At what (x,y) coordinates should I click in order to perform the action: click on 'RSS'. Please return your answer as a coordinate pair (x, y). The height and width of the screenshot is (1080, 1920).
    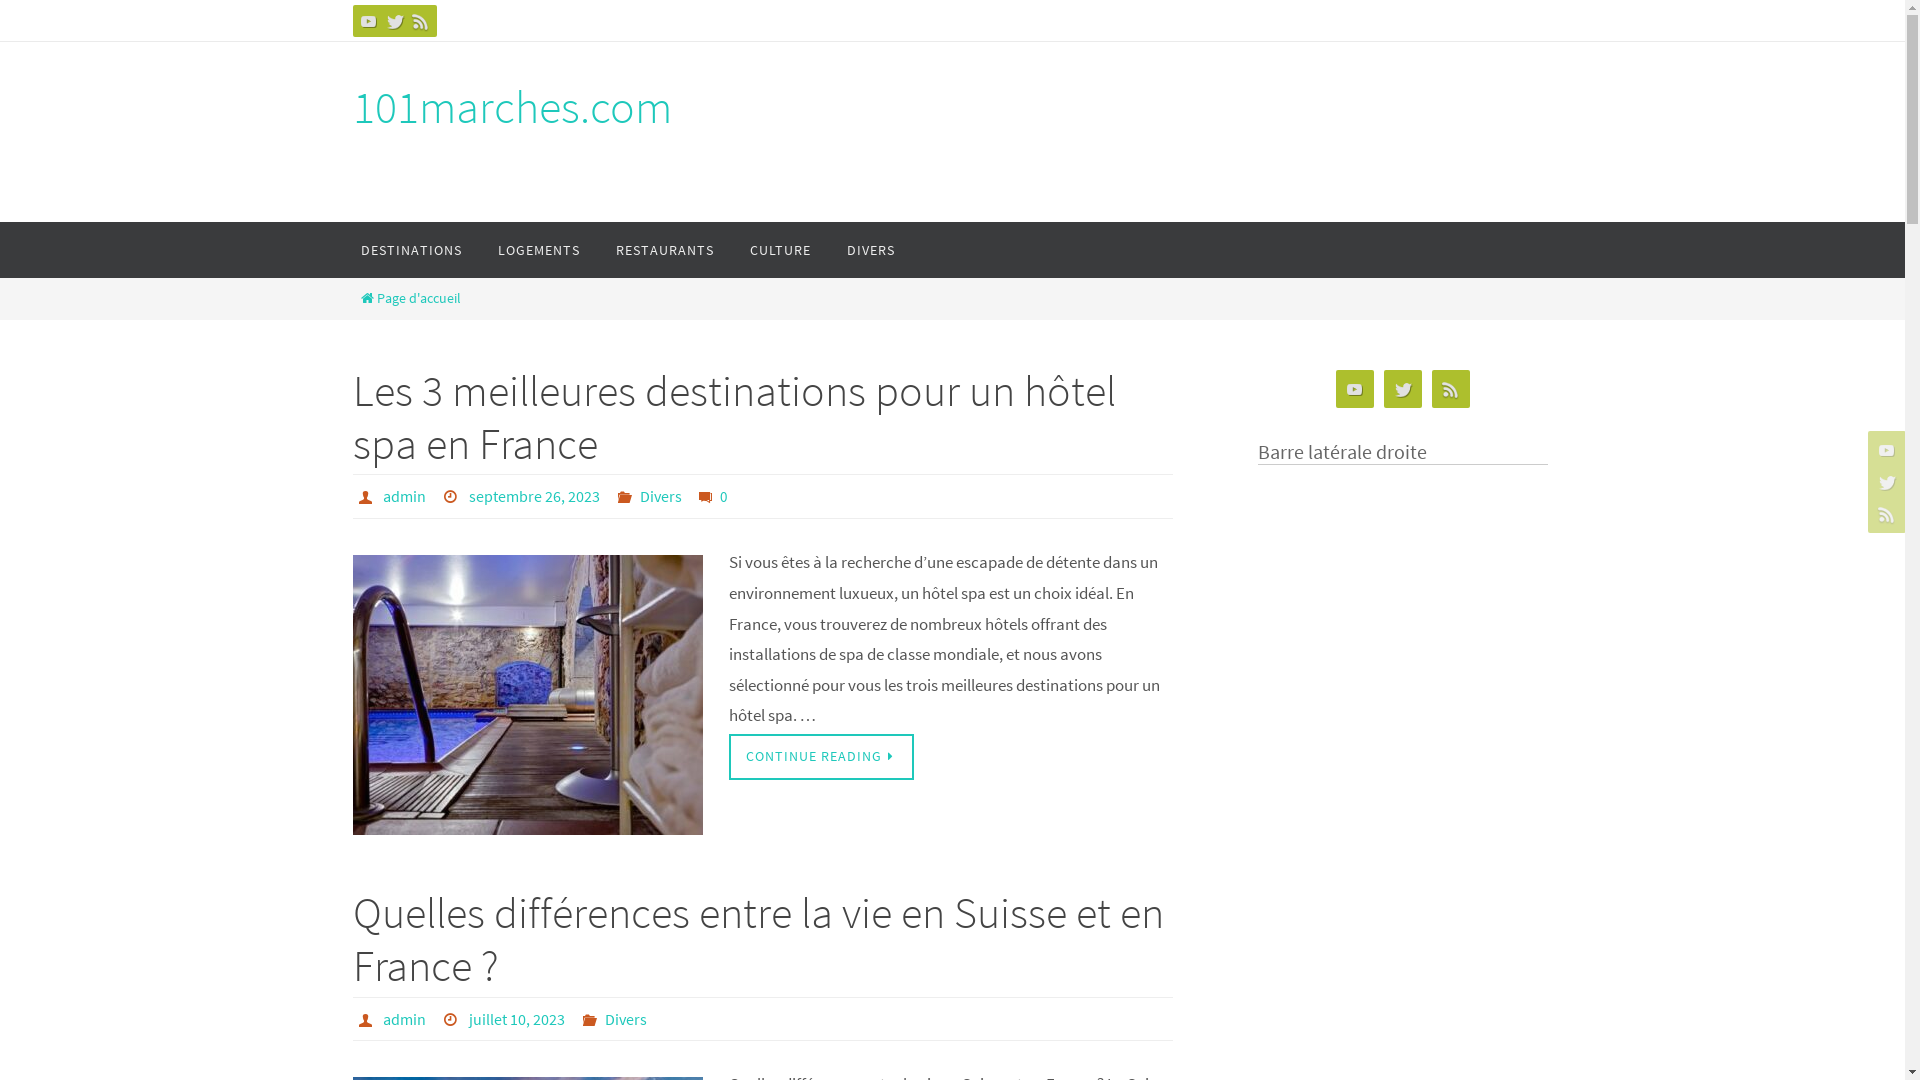
    Looking at the image, I should click on (1430, 389).